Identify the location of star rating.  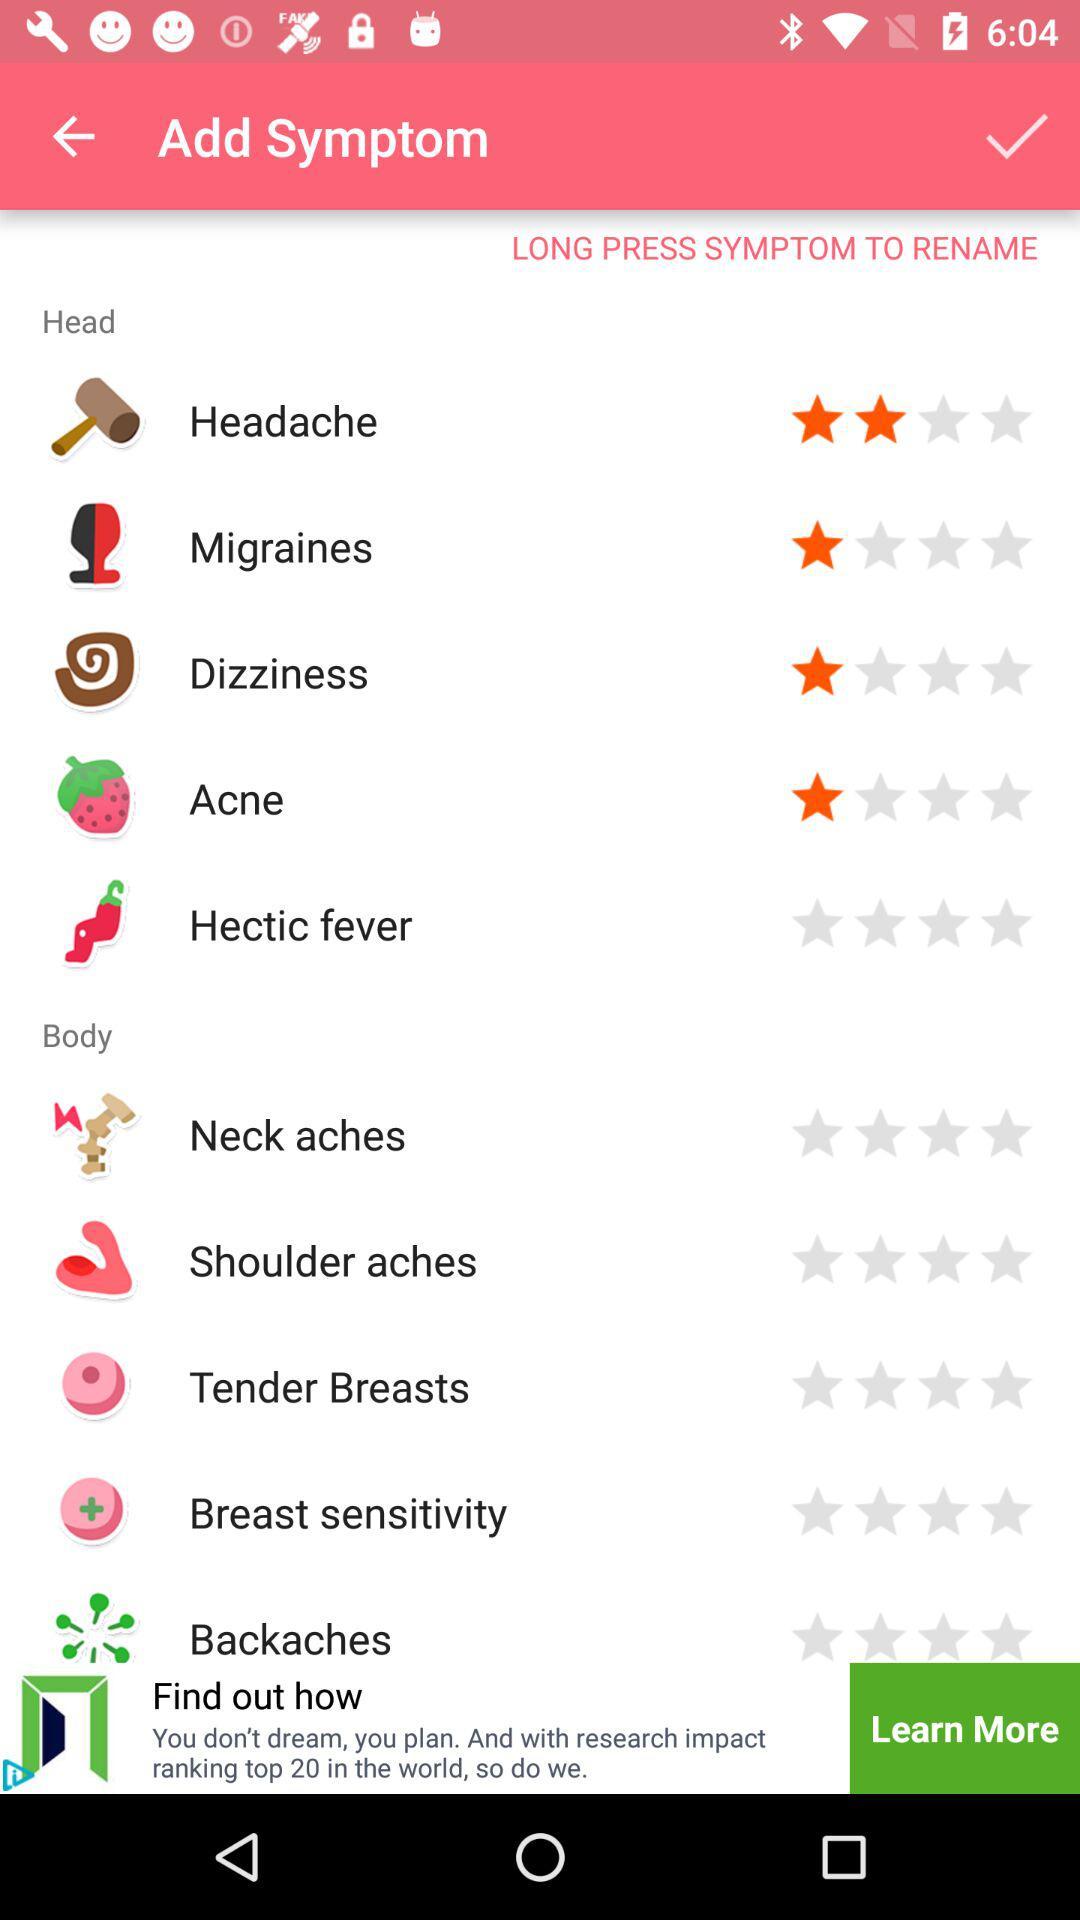
(1006, 796).